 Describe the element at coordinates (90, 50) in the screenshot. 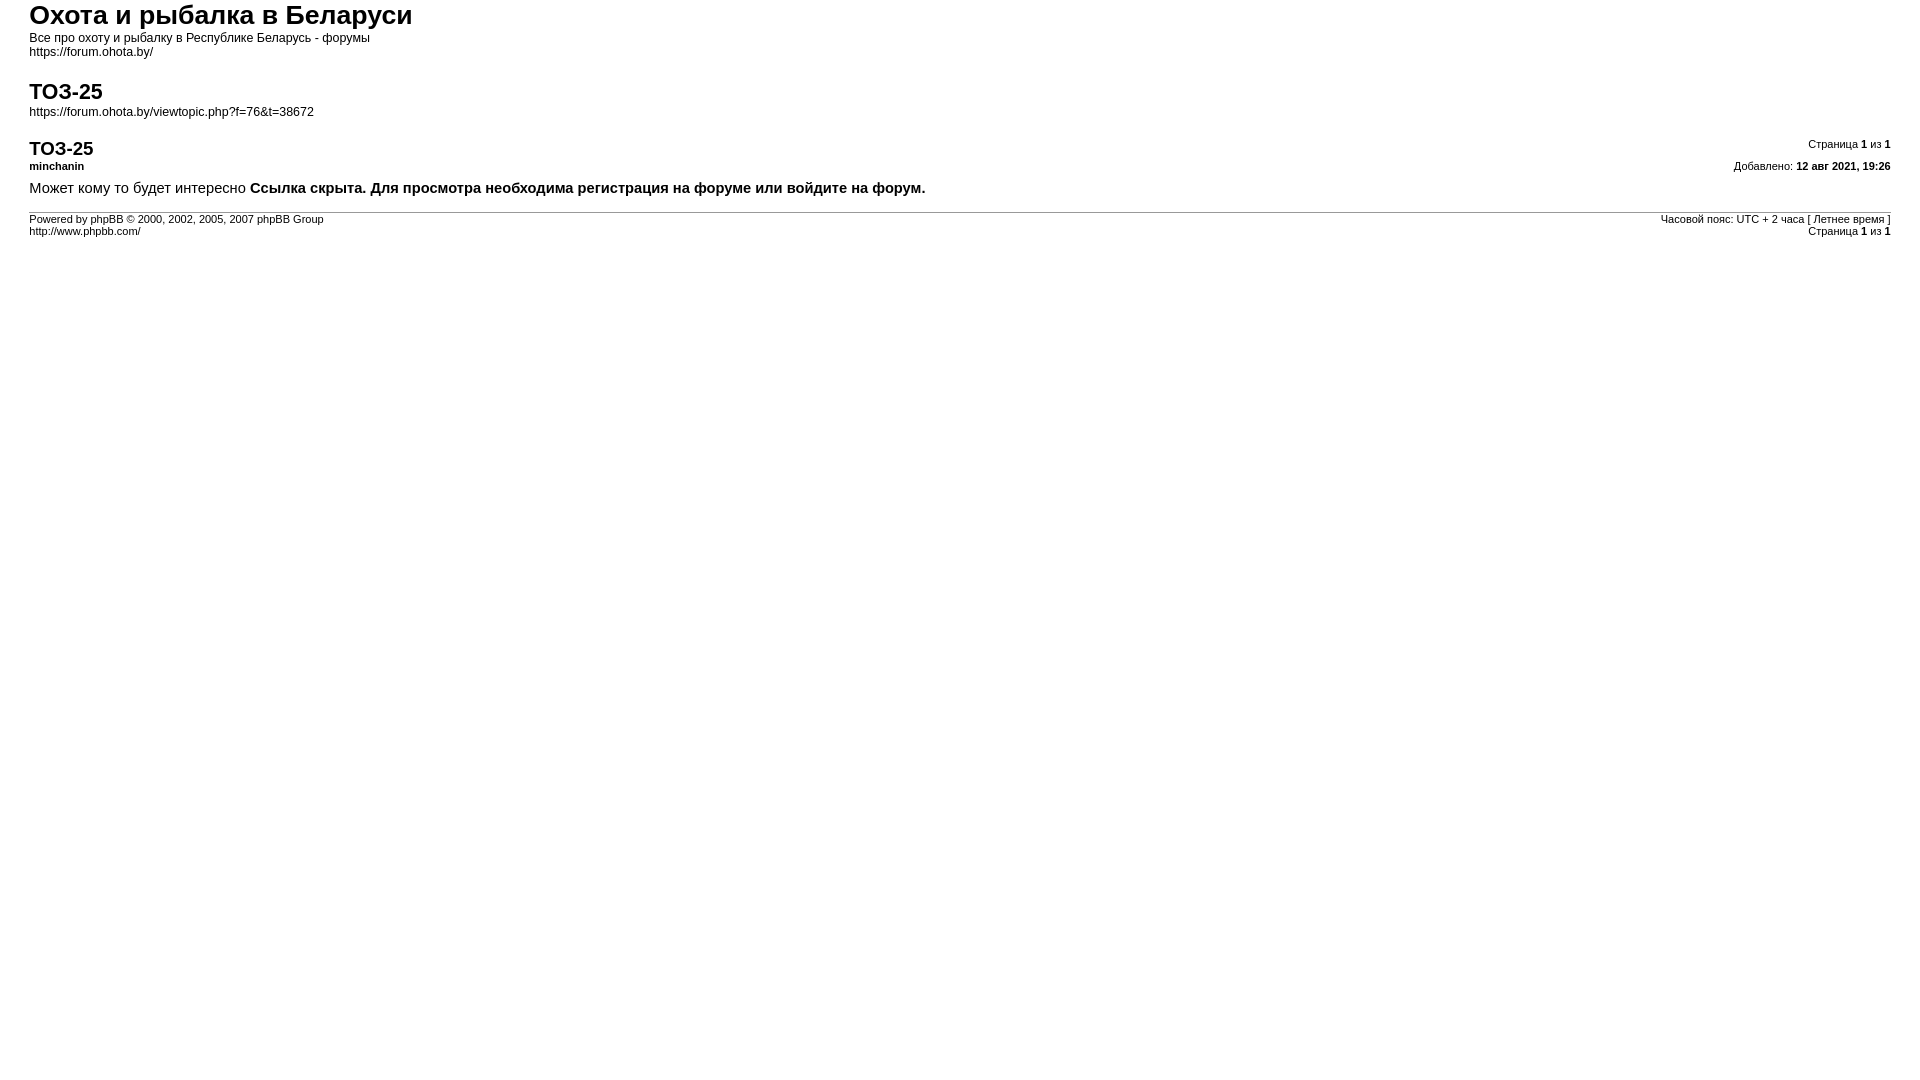

I see `'https://forum.ohota.by/'` at that location.